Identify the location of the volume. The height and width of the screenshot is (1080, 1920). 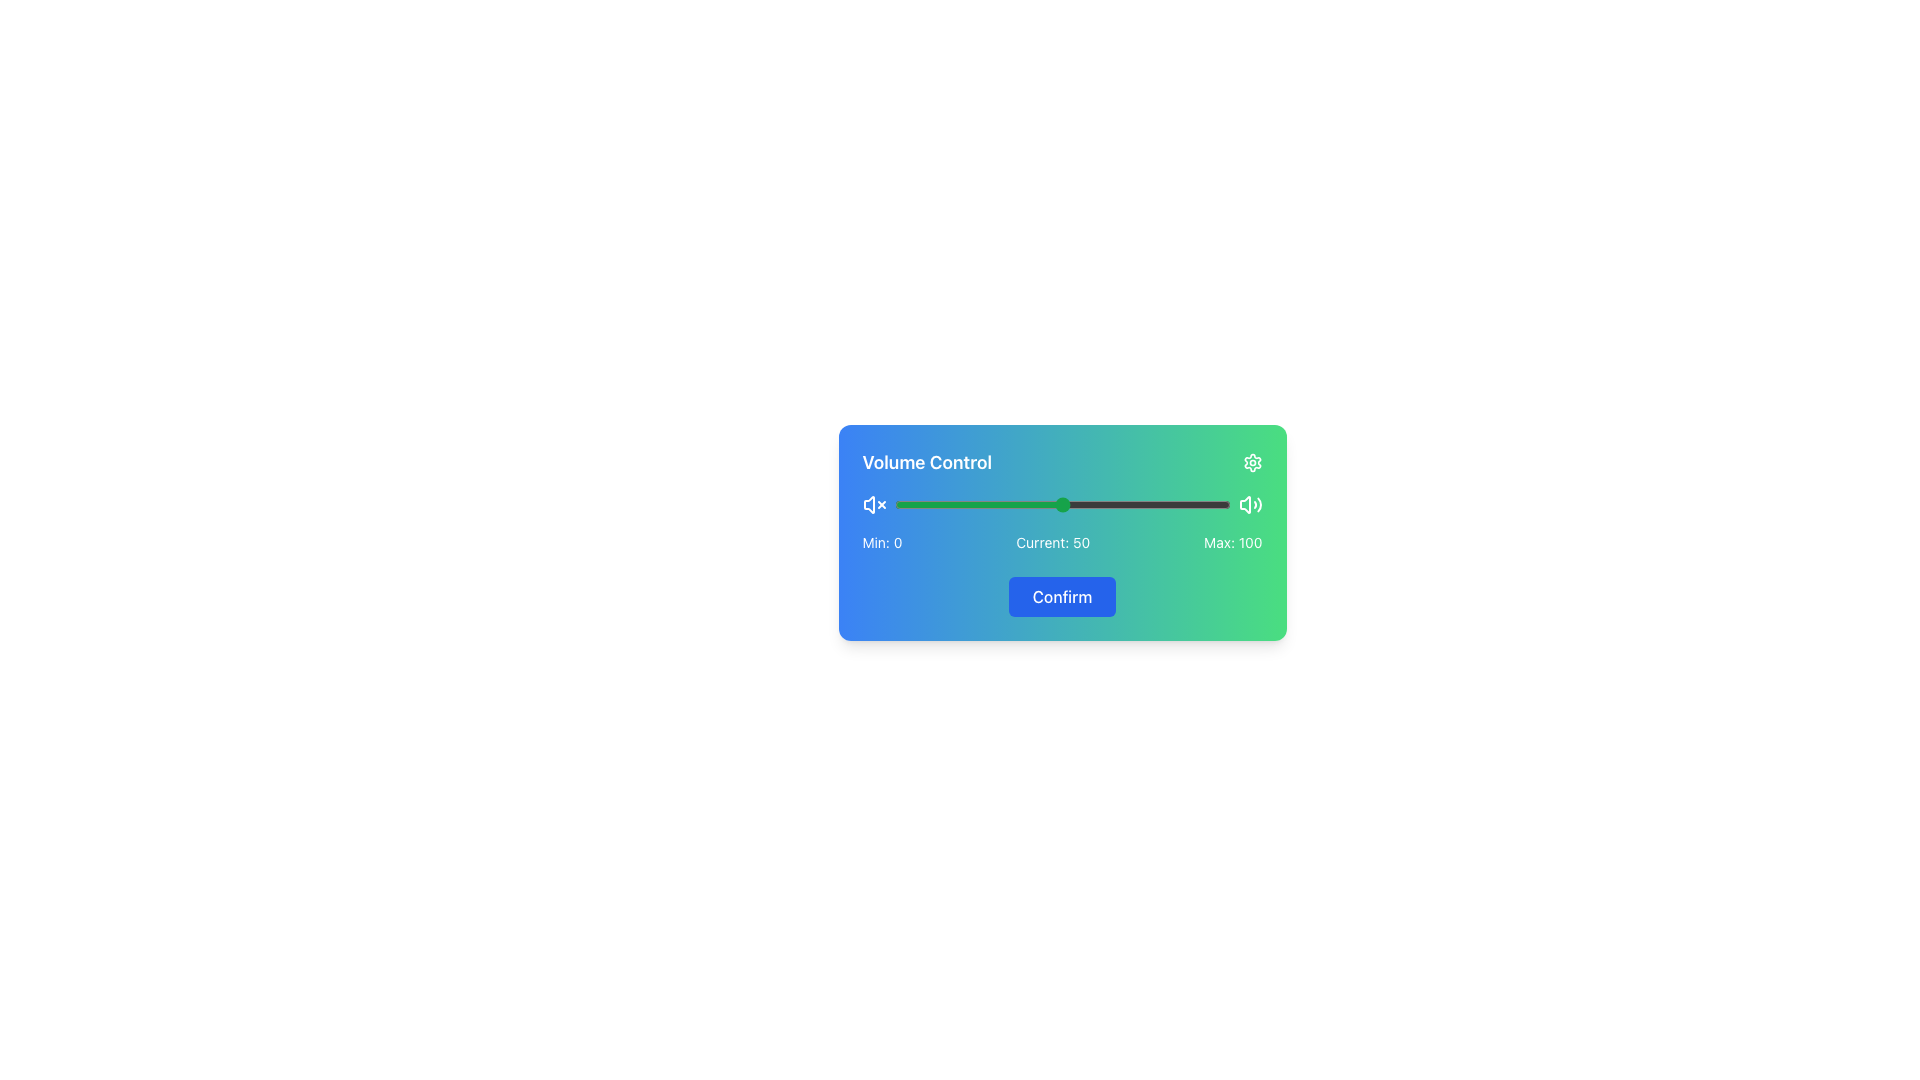
(893, 504).